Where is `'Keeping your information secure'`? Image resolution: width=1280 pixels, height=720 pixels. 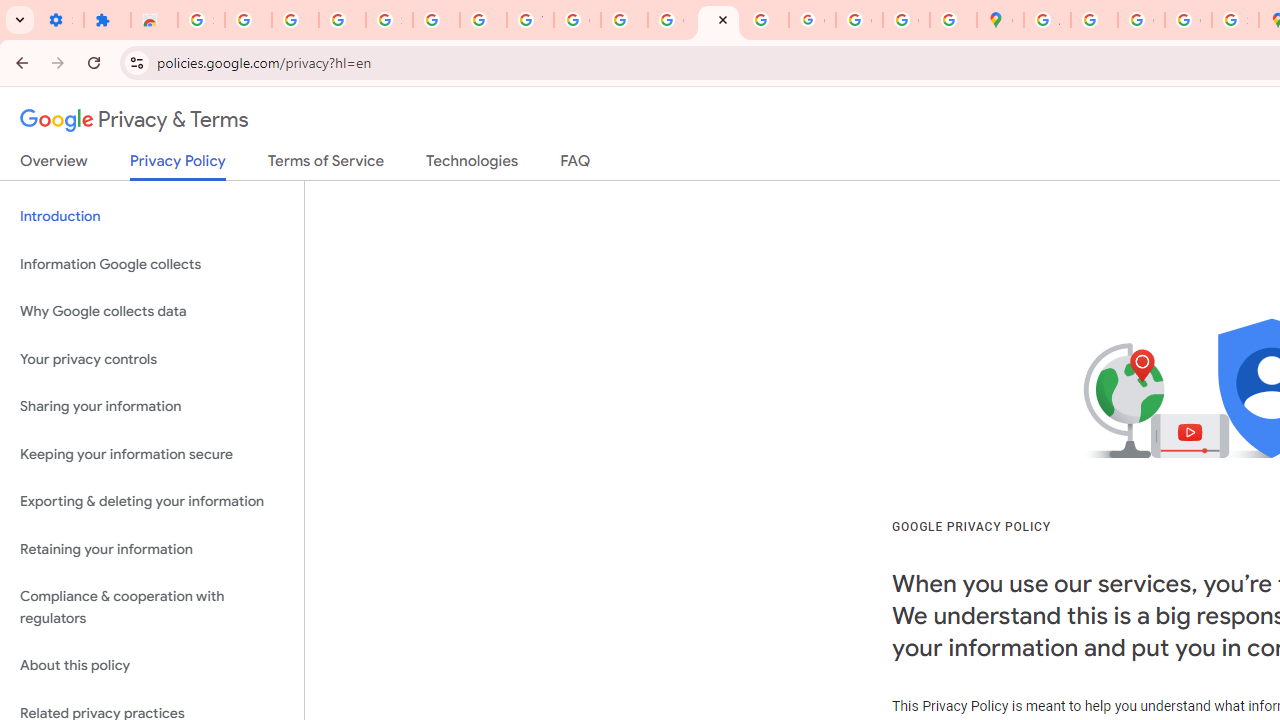 'Keeping your information secure' is located at coordinates (151, 454).